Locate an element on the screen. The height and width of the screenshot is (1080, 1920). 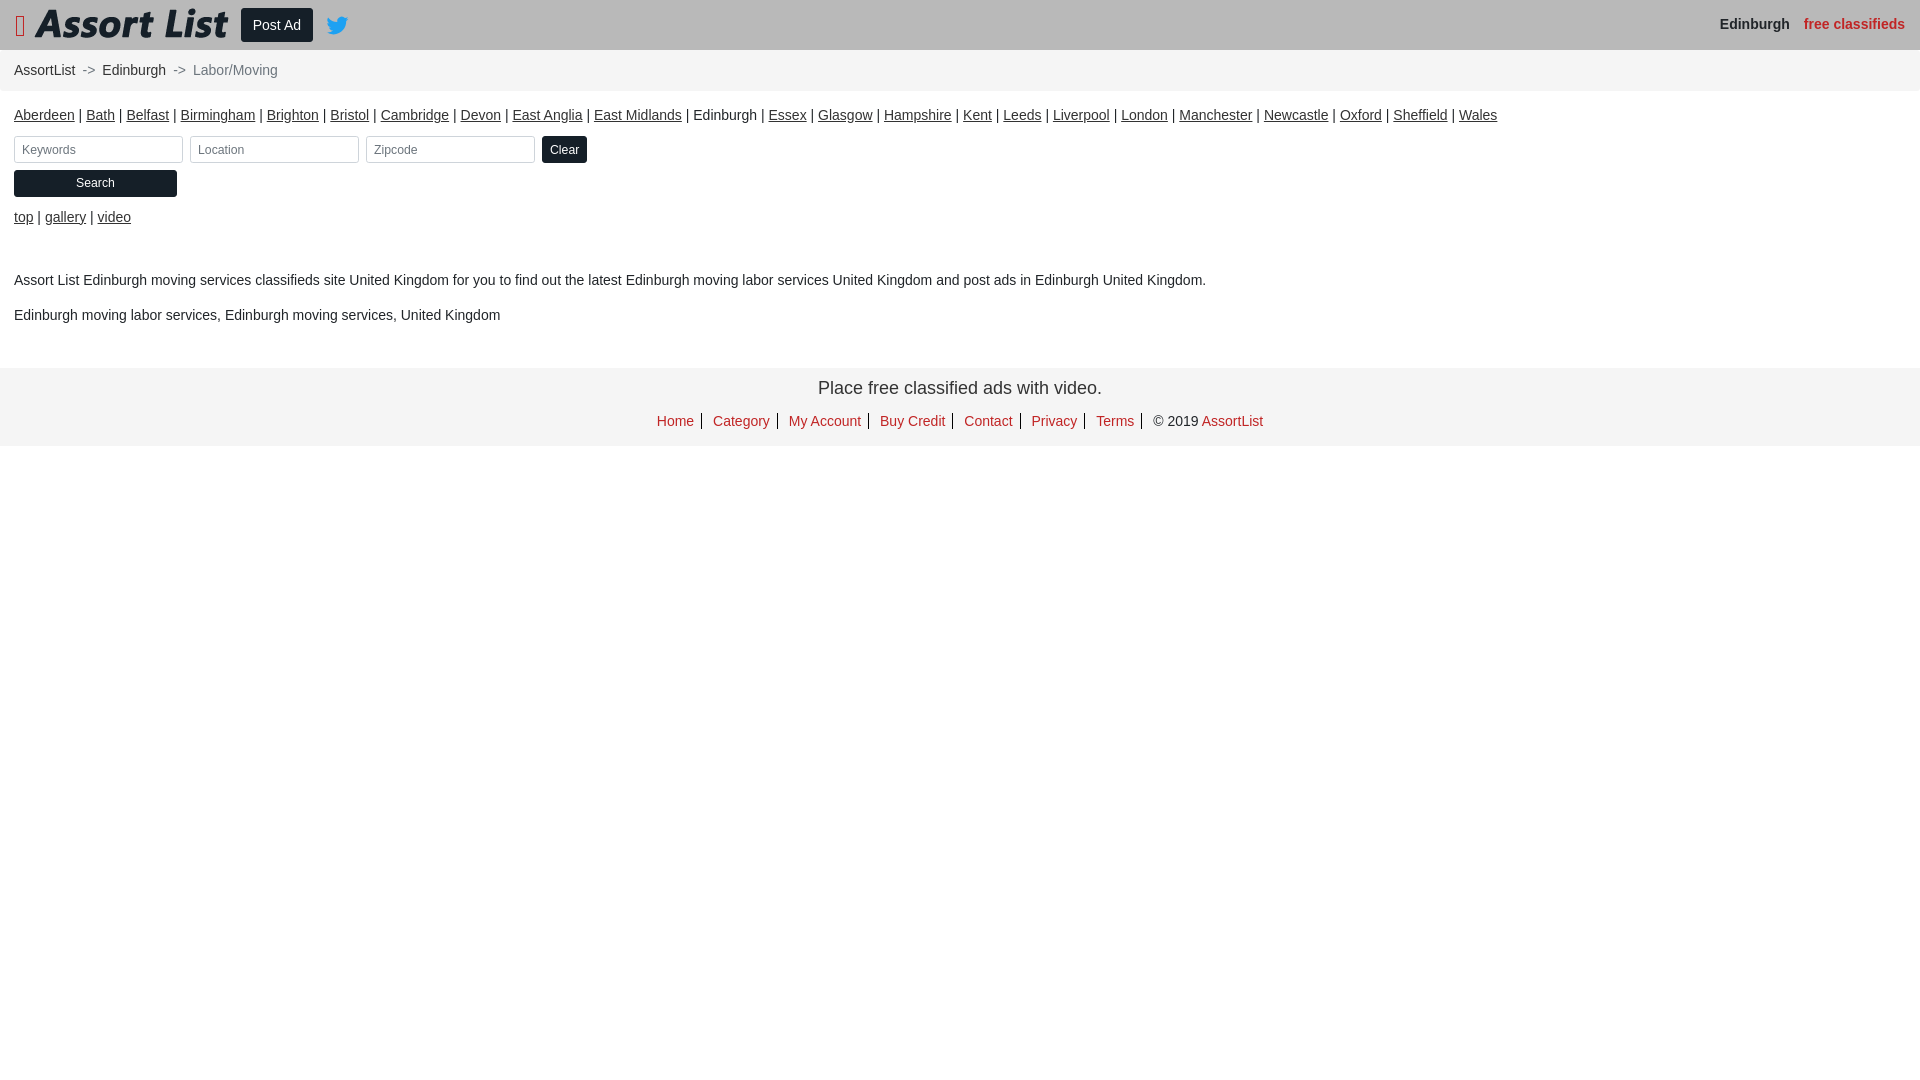
'Kent' is located at coordinates (977, 115).